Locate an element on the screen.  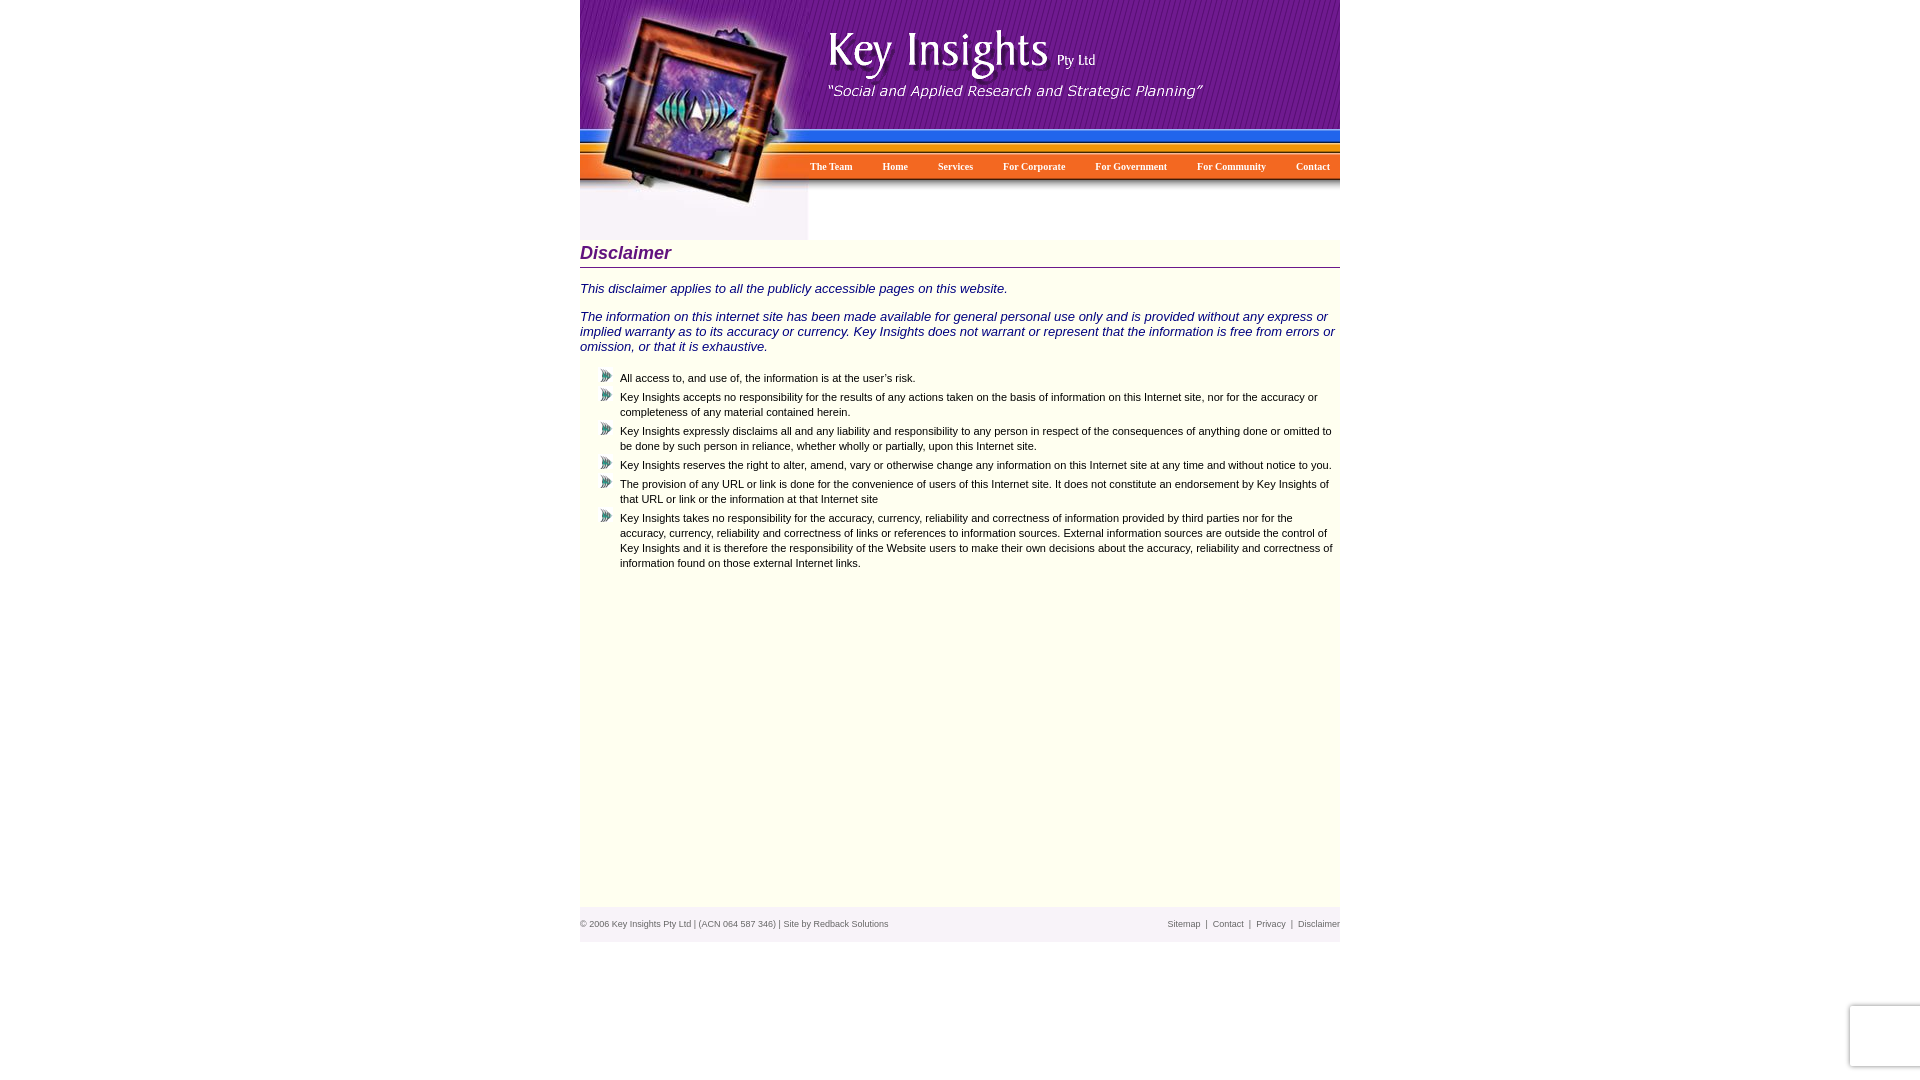
'For Government' is located at coordinates (1130, 164).